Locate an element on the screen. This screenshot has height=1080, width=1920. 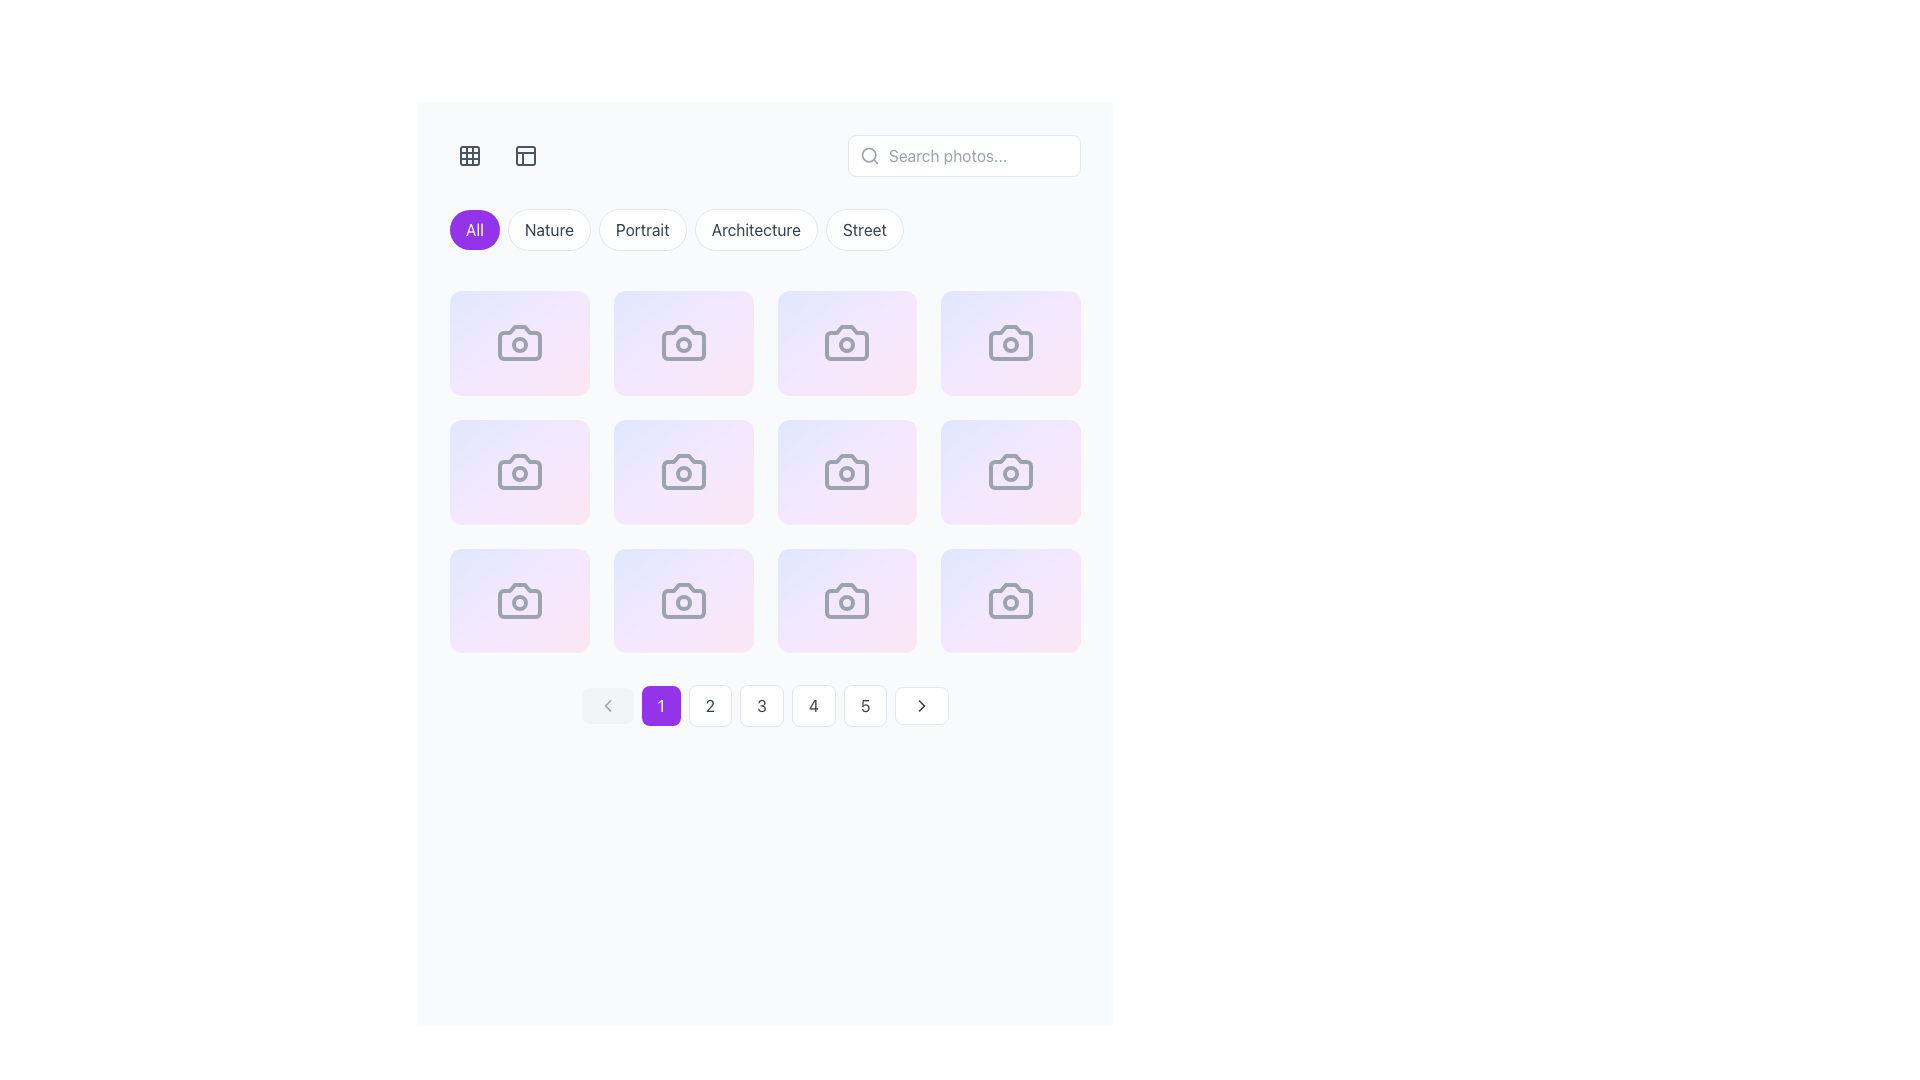
the camera icon located in the second row and second column of the grid layout is located at coordinates (683, 342).